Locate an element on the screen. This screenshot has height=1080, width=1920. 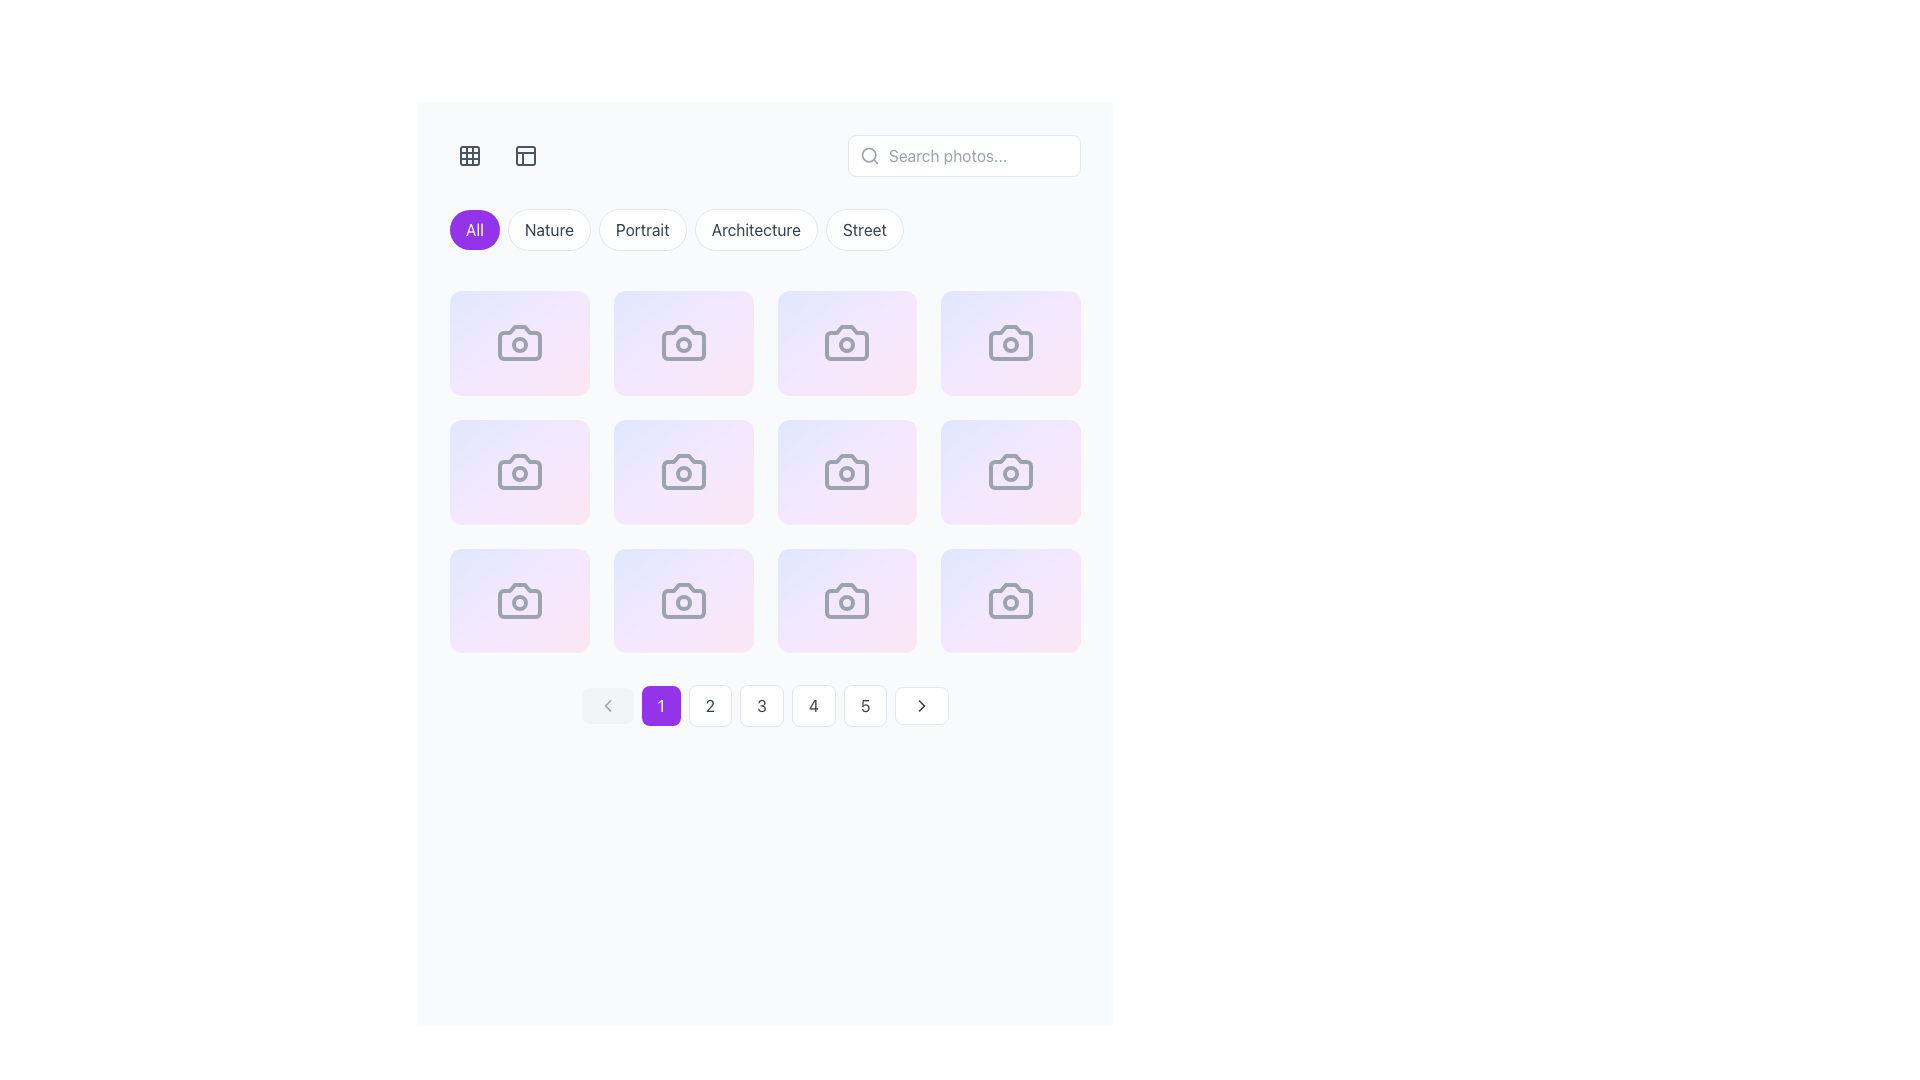
the camera icon located in the second row and second column of the grid layout is located at coordinates (683, 342).